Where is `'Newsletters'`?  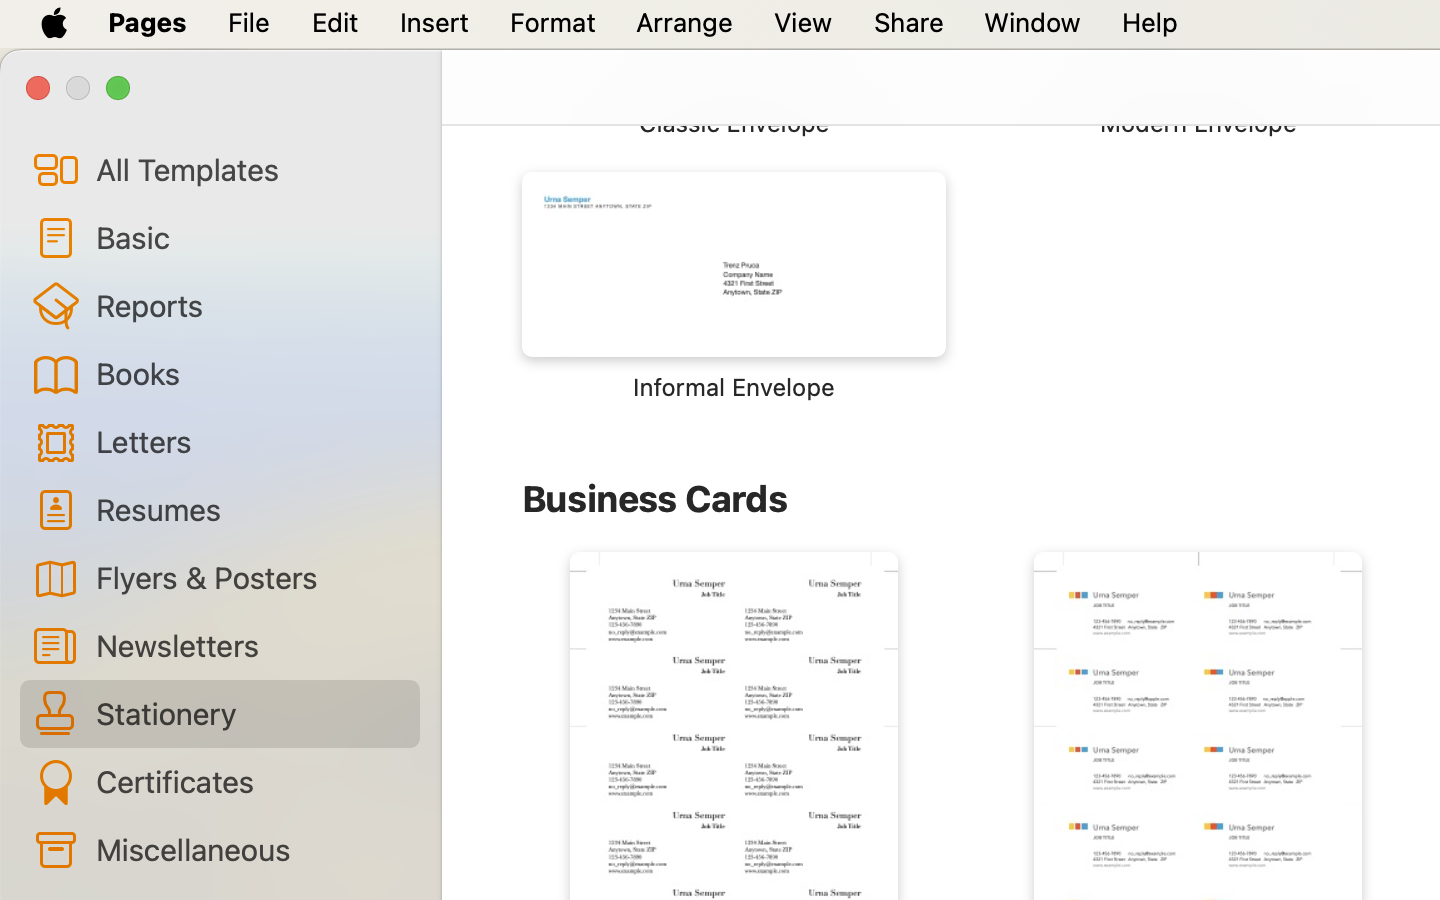
'Newsletters' is located at coordinates (248, 645).